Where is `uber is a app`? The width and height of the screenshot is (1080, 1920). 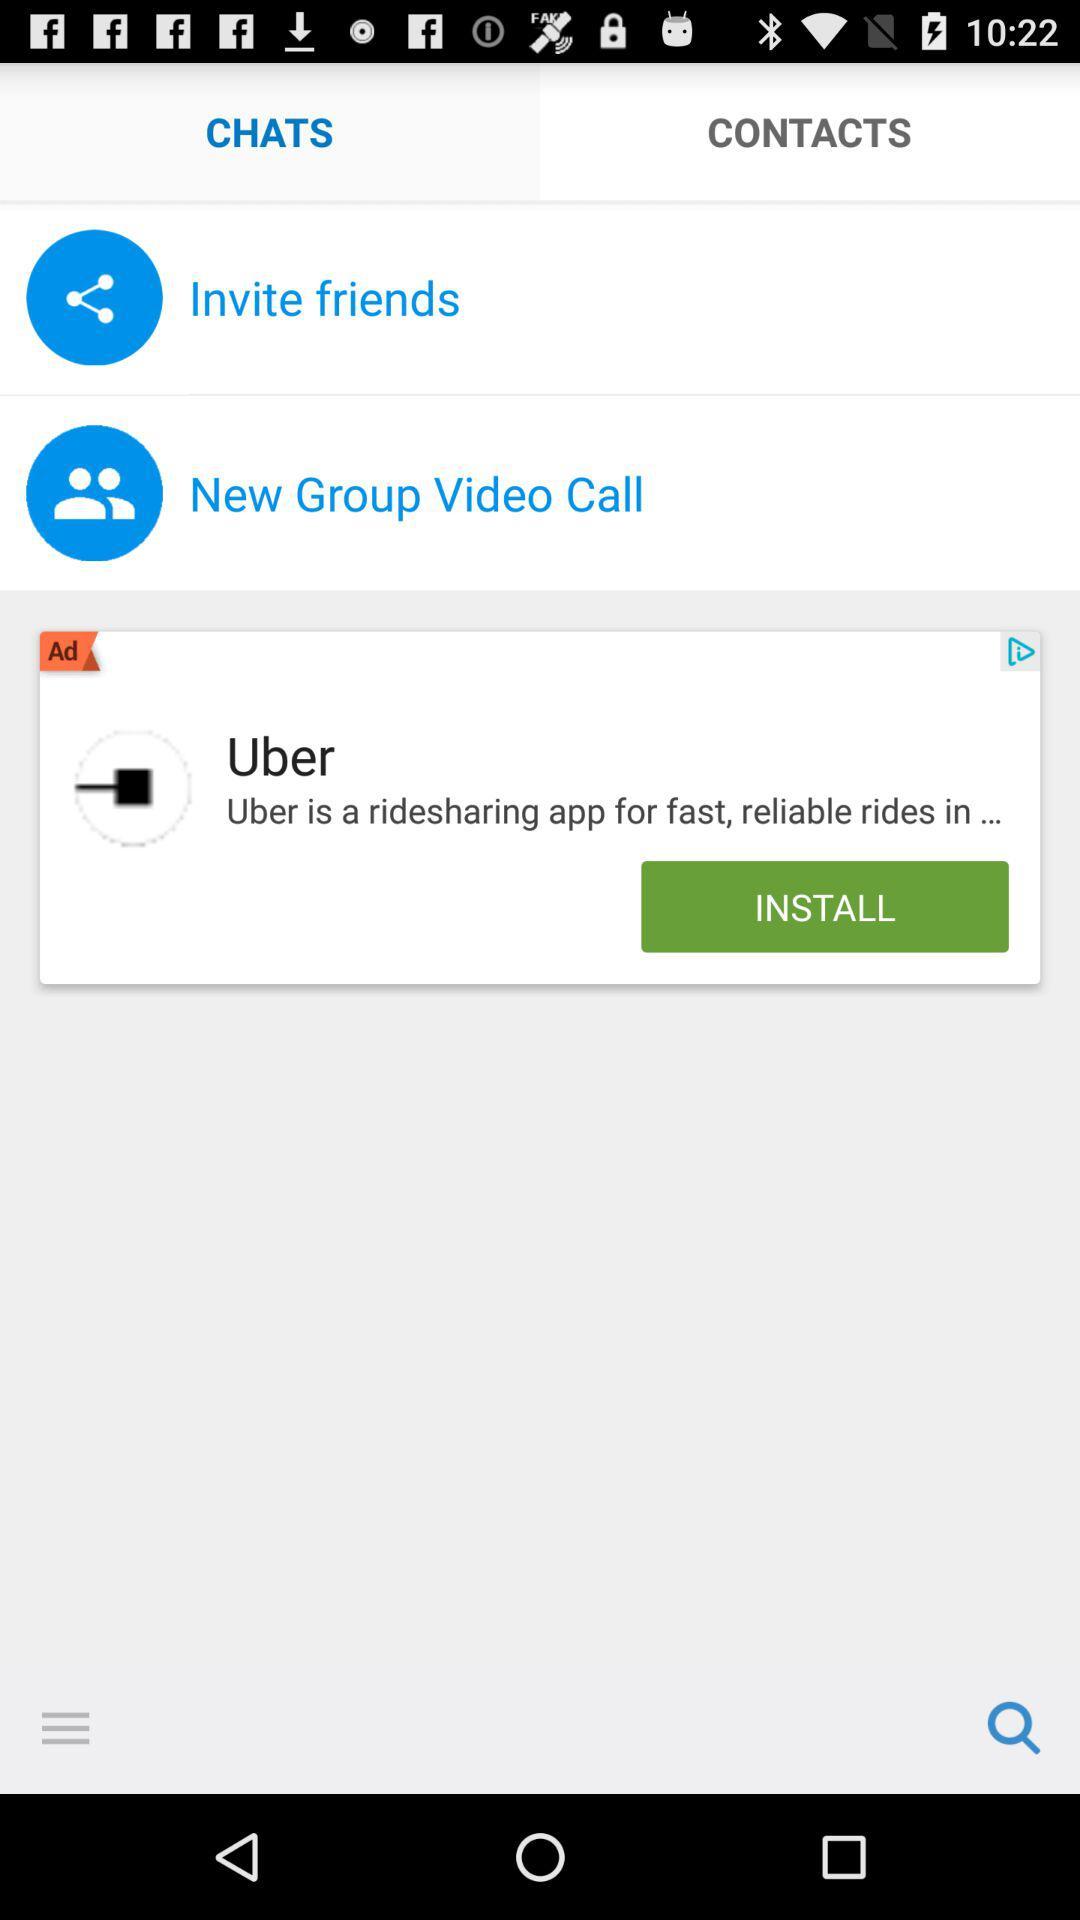
uber is a app is located at coordinates (616, 811).